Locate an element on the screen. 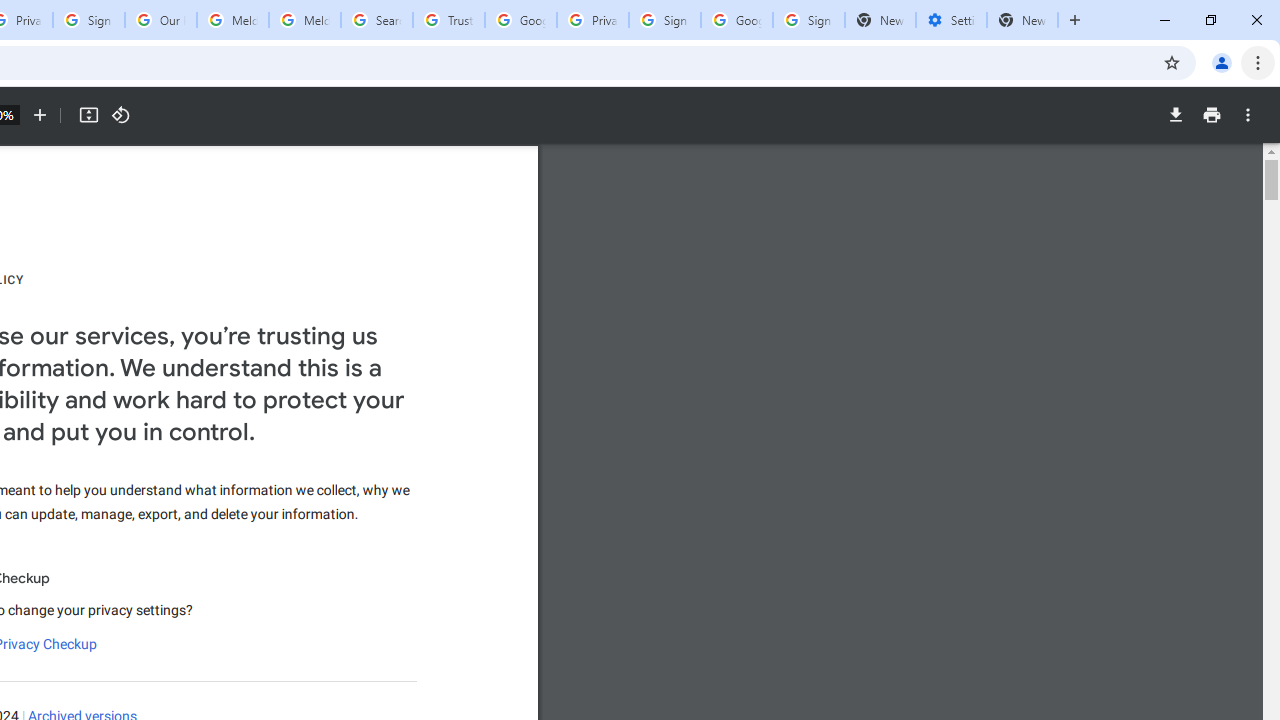 This screenshot has height=720, width=1280. 'Fit to page' is located at coordinates (87, 115).